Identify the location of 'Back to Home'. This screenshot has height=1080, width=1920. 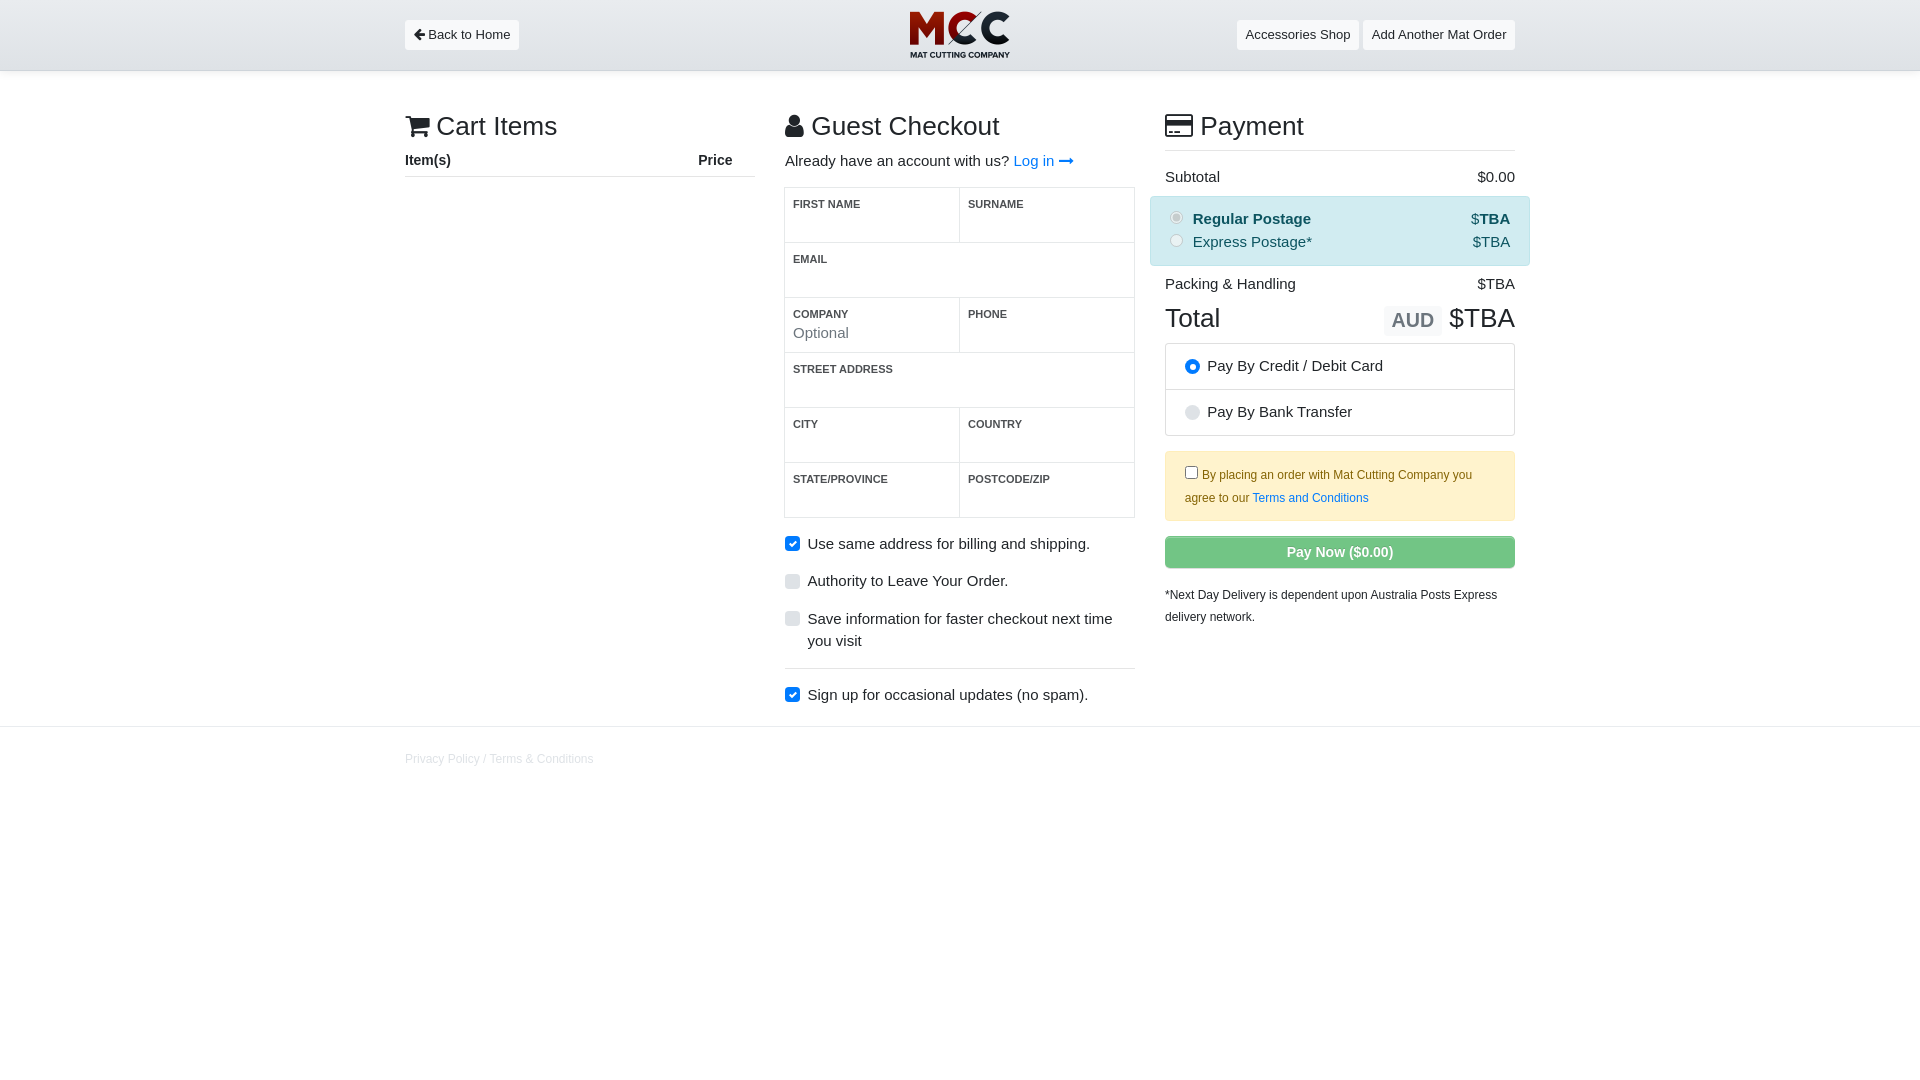
(460, 34).